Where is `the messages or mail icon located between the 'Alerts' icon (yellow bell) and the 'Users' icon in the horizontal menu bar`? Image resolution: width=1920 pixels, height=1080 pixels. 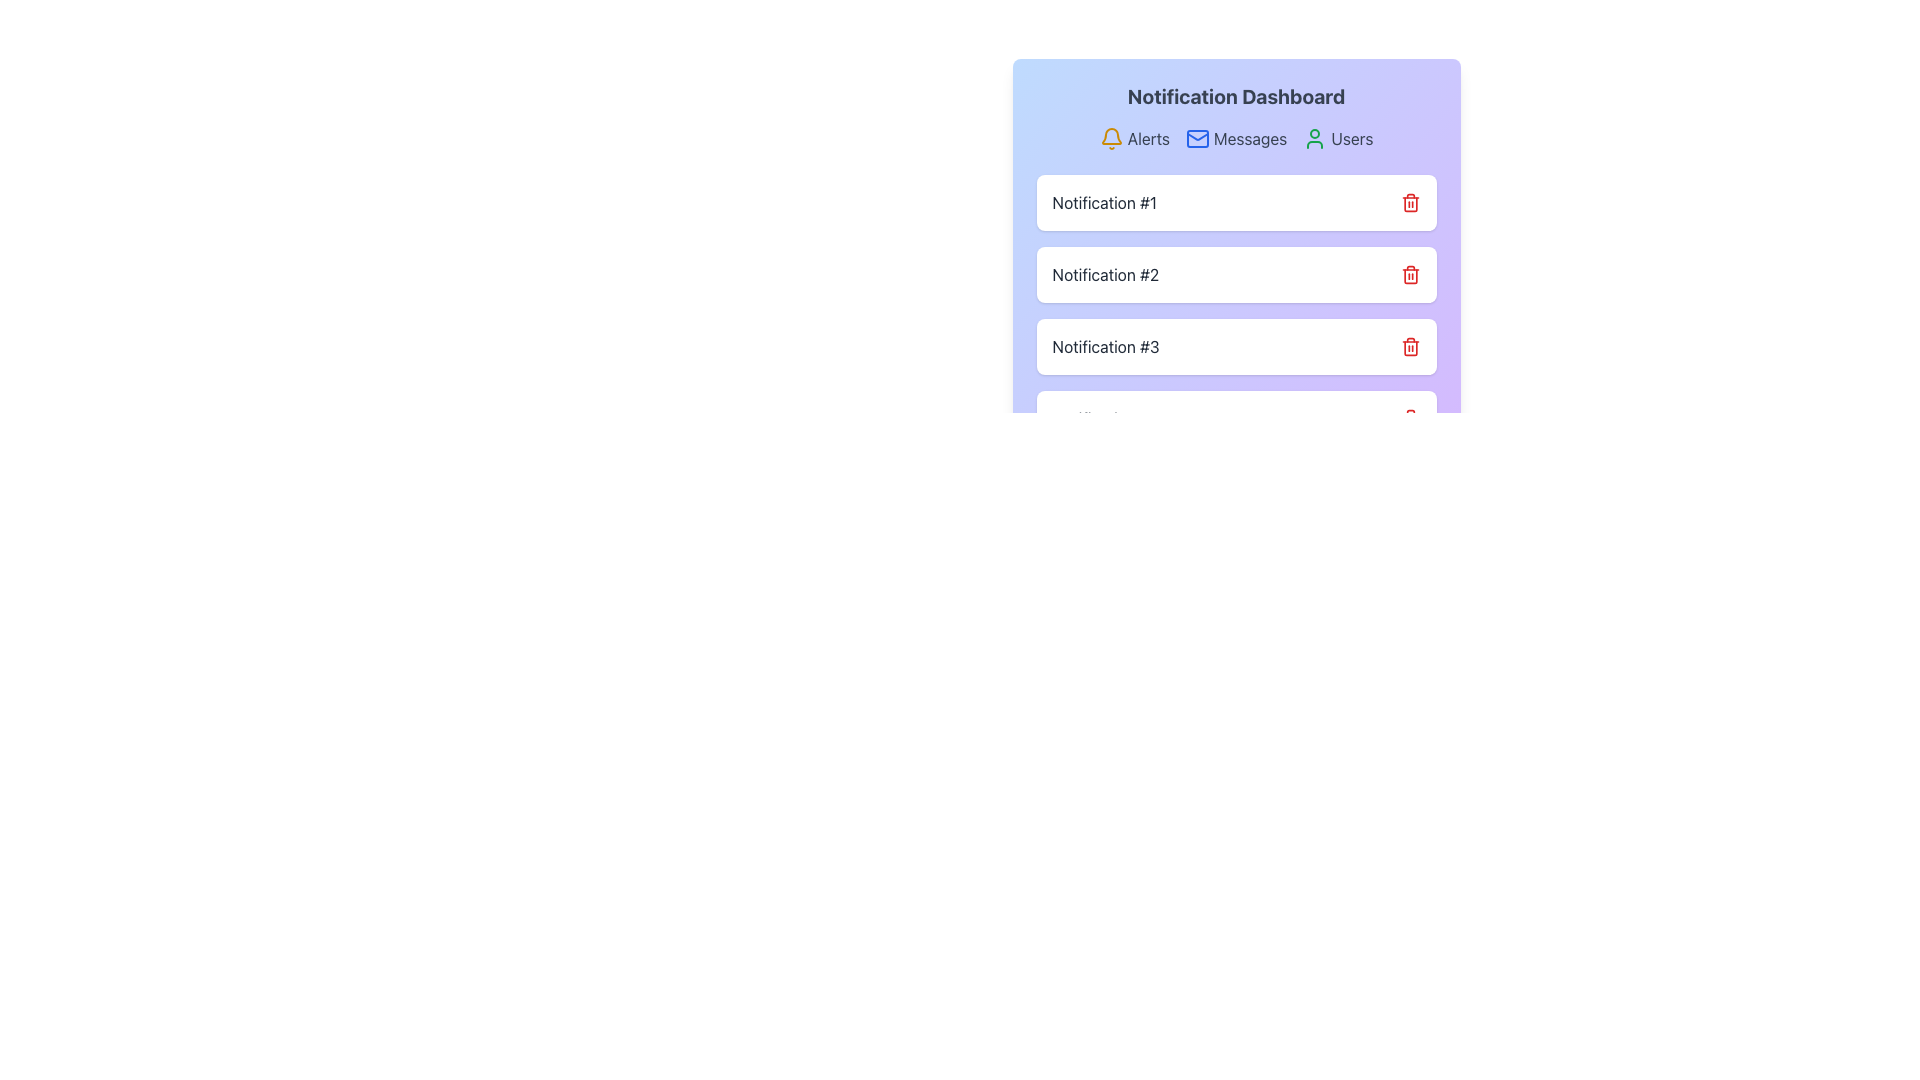 the messages or mail icon located between the 'Alerts' icon (yellow bell) and the 'Users' icon in the horizontal menu bar is located at coordinates (1198, 137).